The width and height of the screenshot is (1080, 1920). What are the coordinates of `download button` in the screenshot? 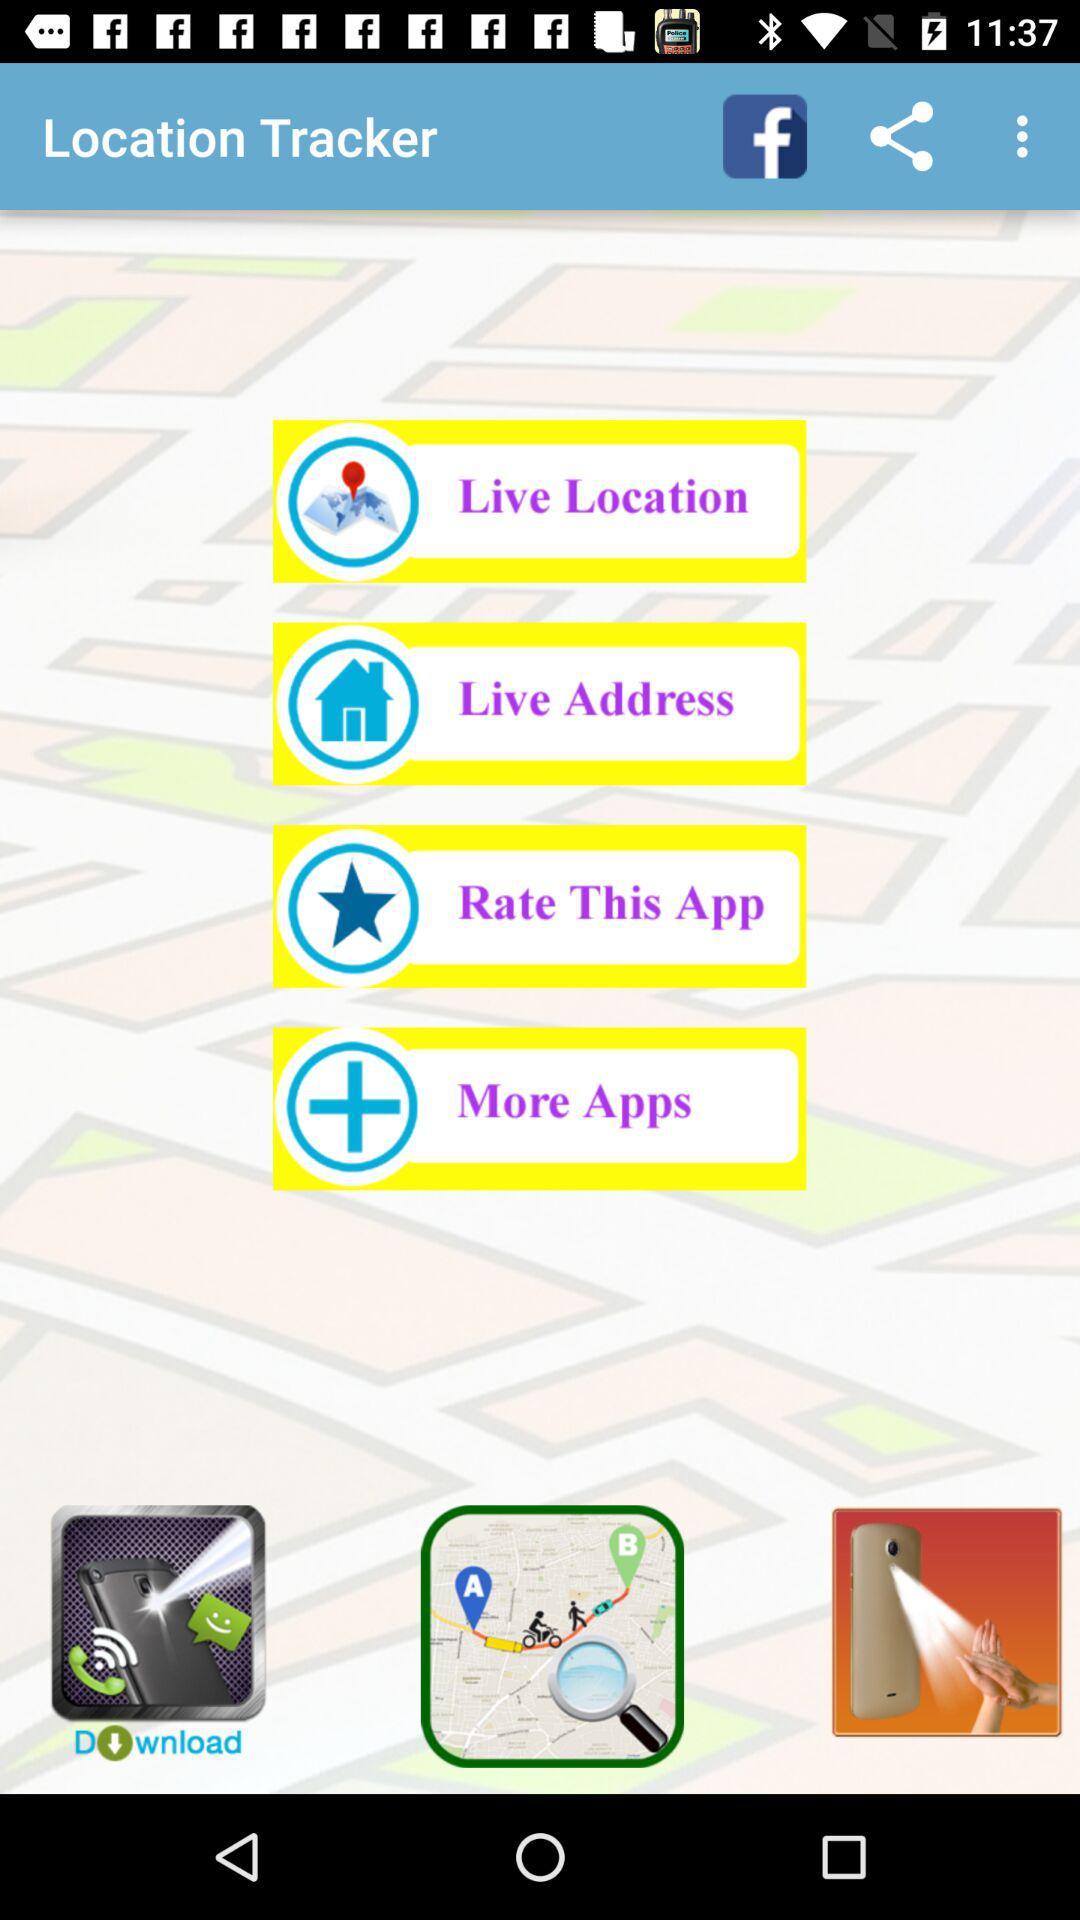 It's located at (143, 1623).